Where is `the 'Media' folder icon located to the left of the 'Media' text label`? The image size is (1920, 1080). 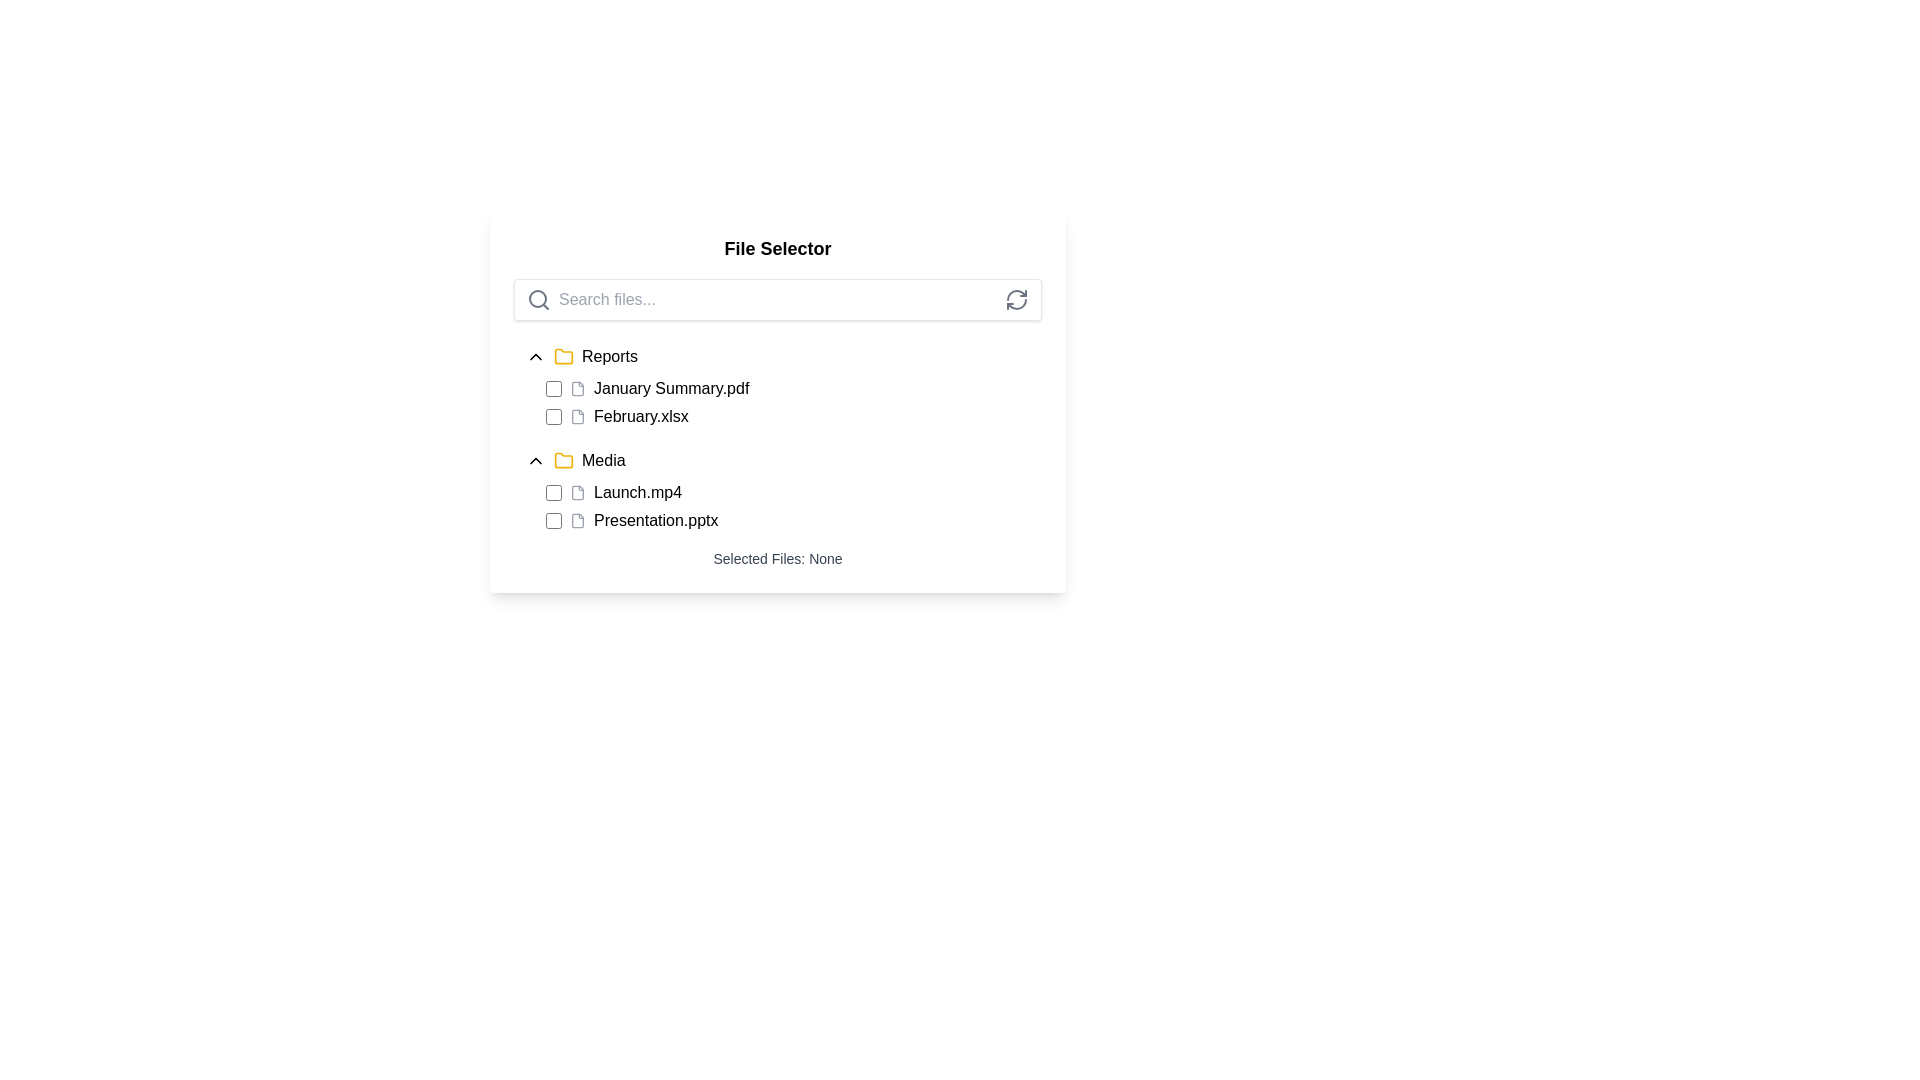 the 'Media' folder icon located to the left of the 'Media' text label is located at coordinates (563, 459).